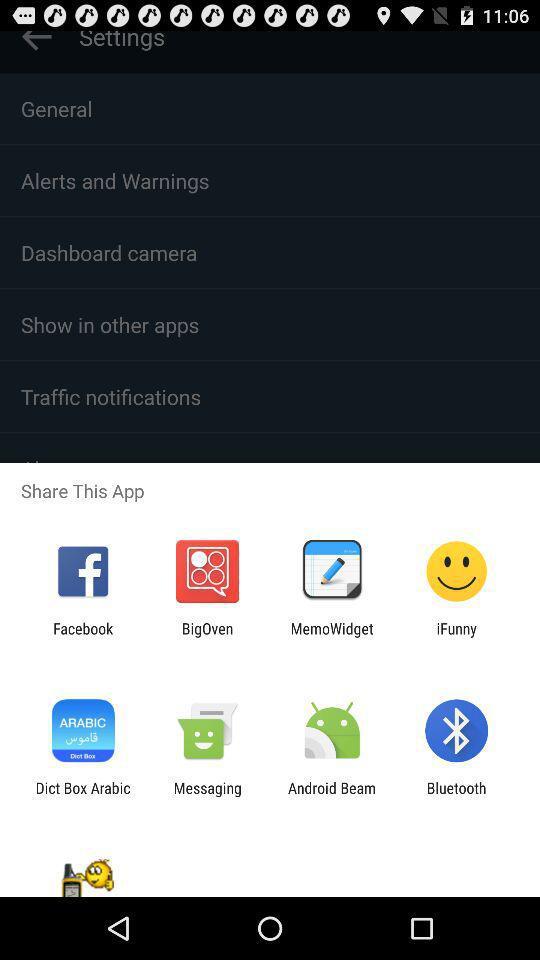  I want to click on the item next to bigoven icon, so click(82, 636).